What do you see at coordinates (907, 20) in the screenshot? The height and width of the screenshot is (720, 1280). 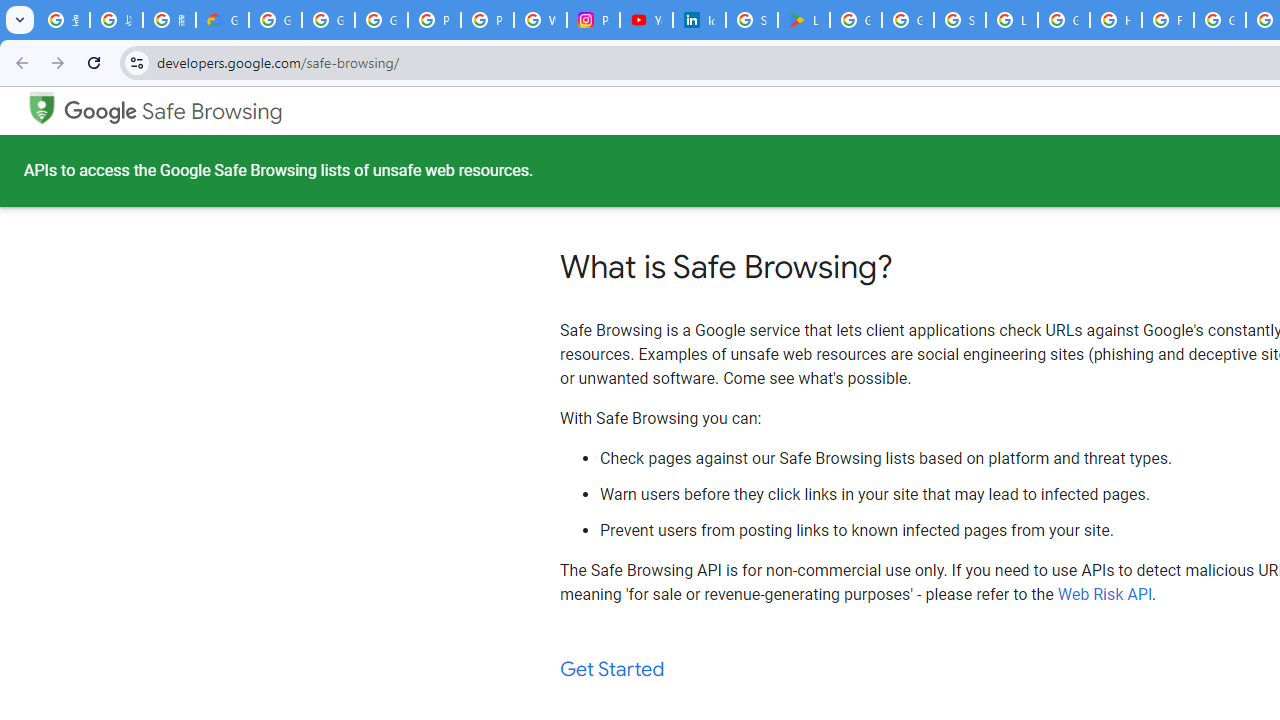 I see `'Google Workspace - Specific Terms'` at bounding box center [907, 20].